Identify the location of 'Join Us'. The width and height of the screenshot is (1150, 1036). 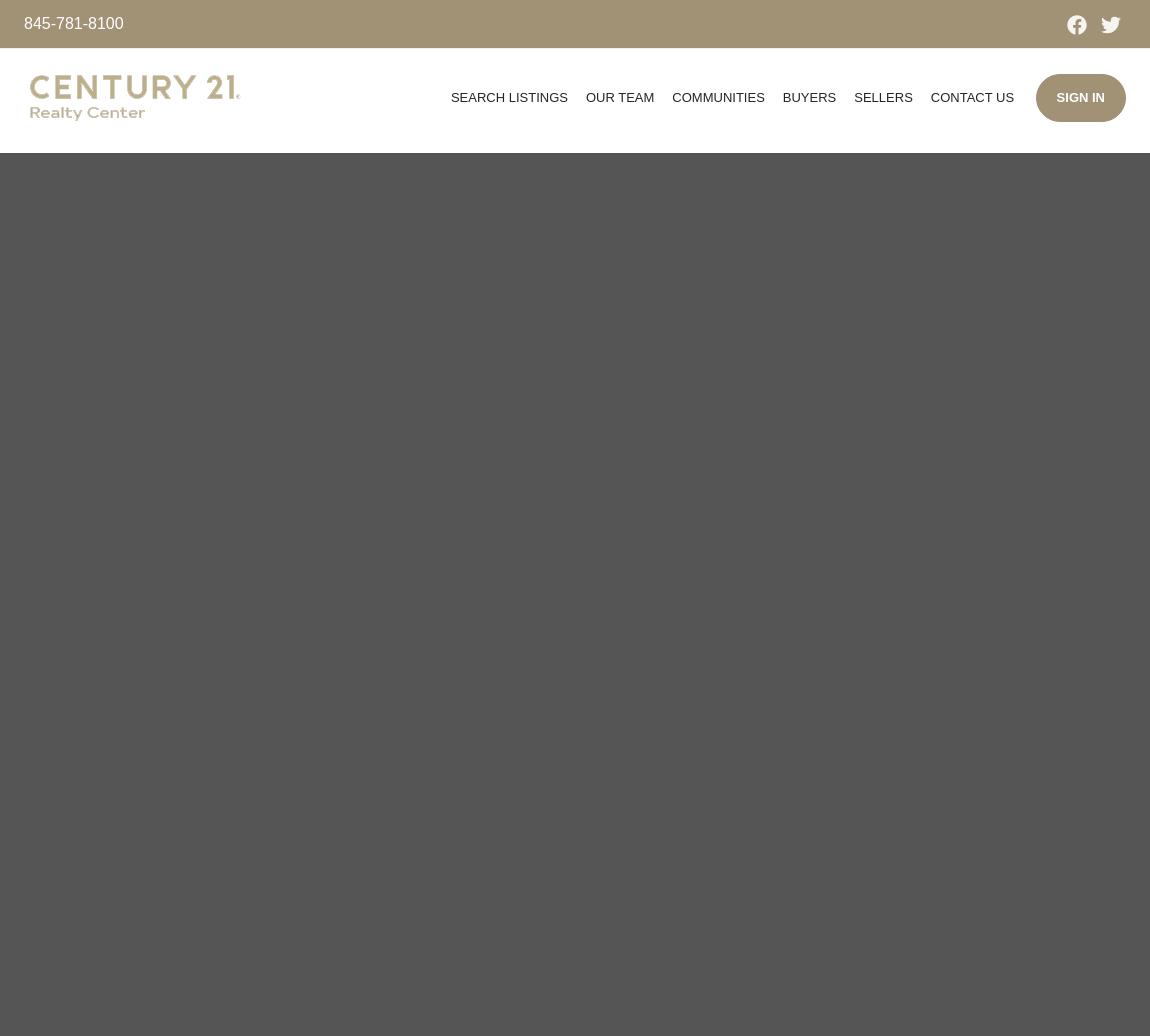
(932, 139).